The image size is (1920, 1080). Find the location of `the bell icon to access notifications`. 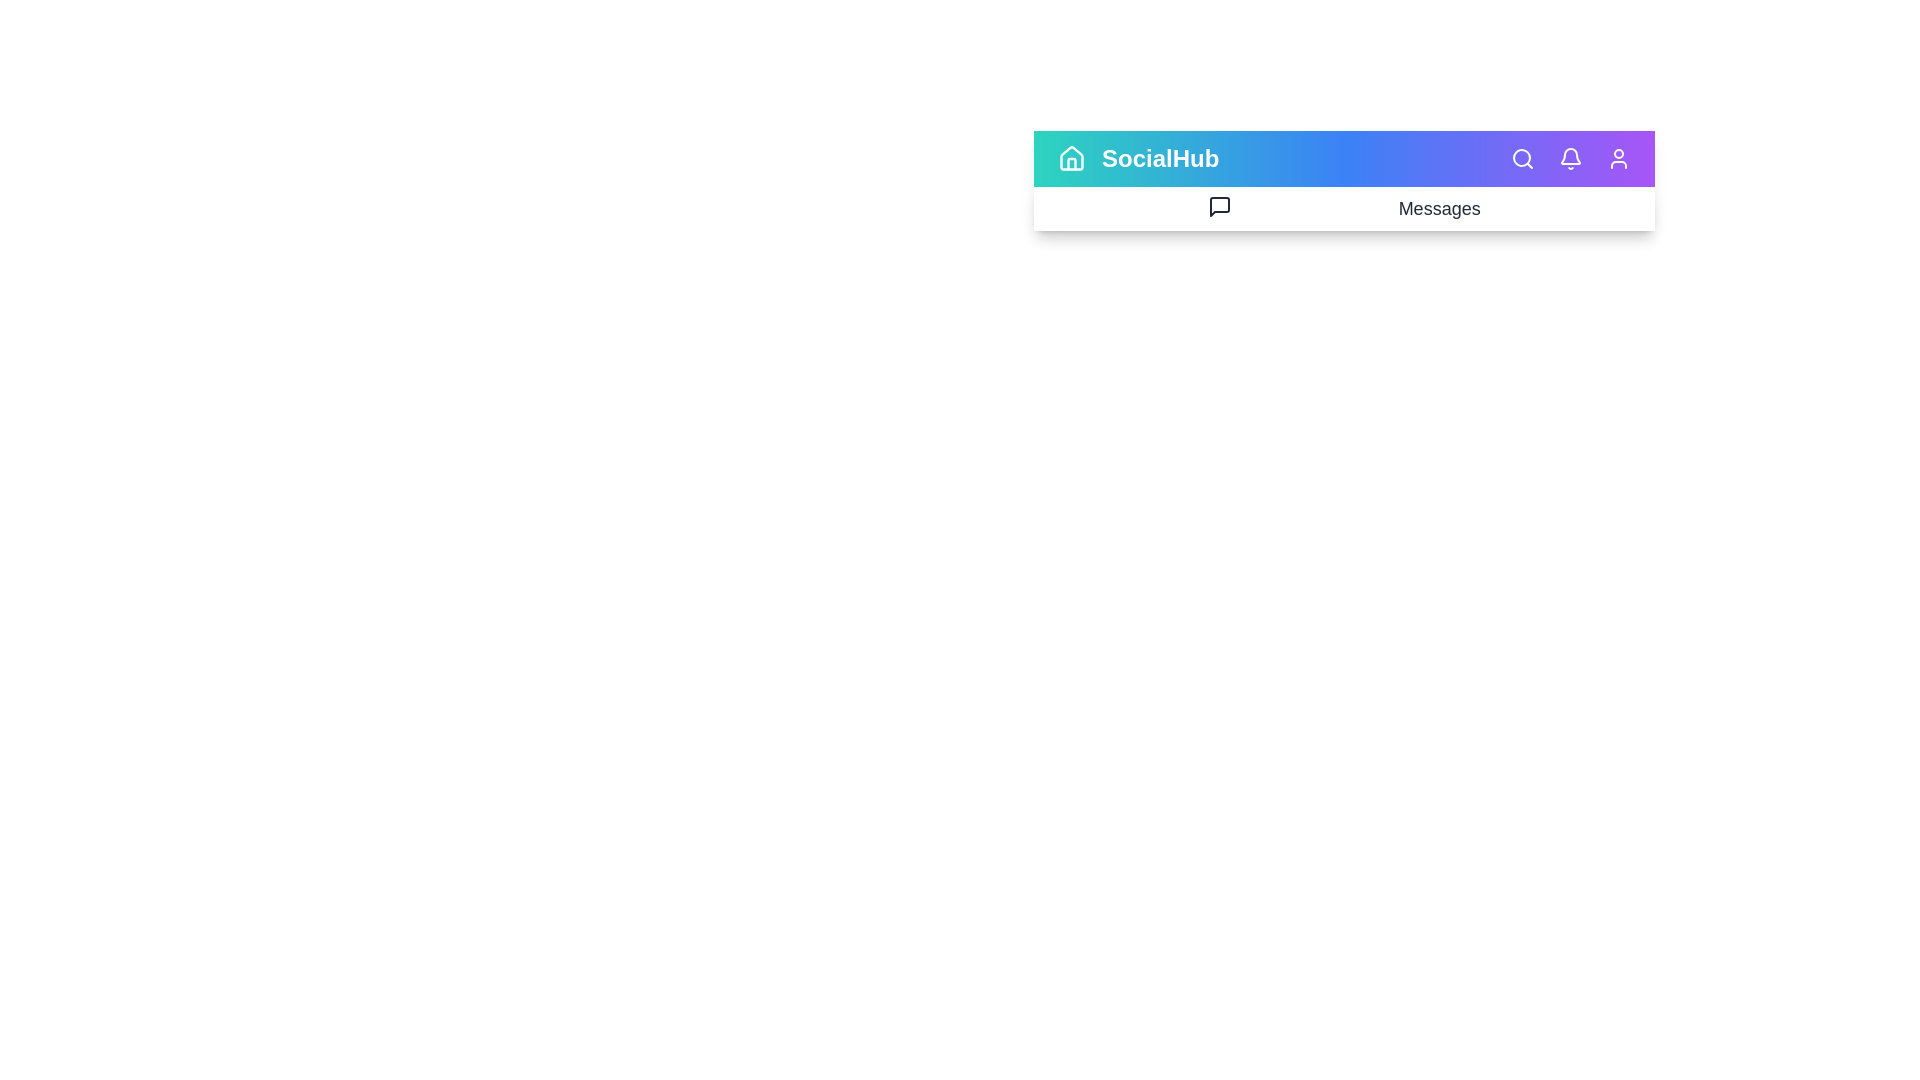

the bell icon to access notifications is located at coordinates (1569, 157).